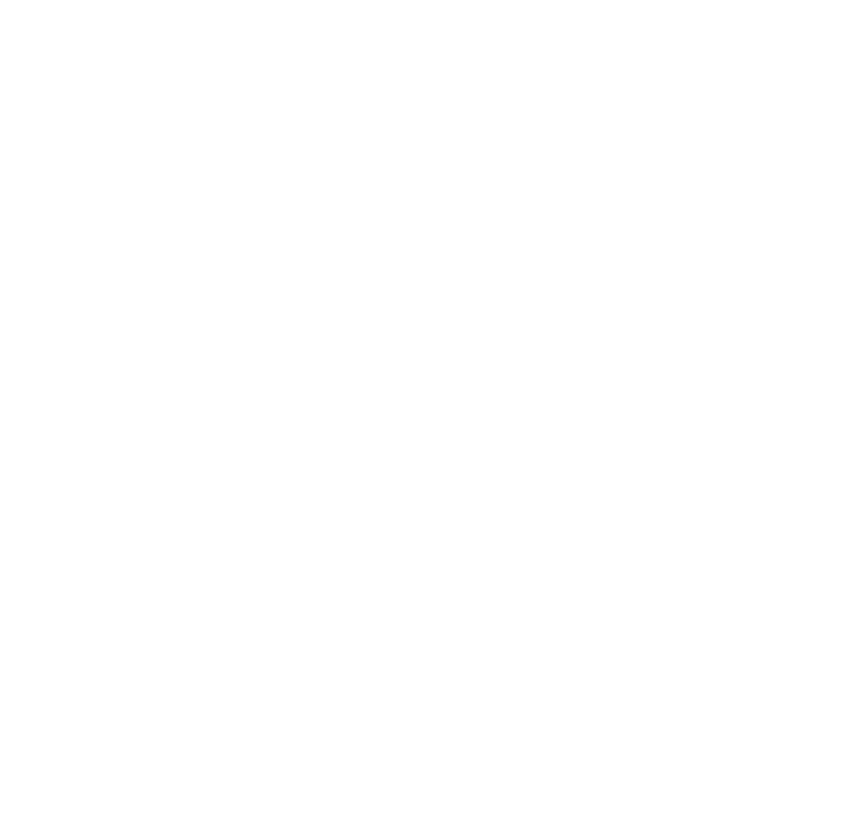 This screenshot has width=850, height=830. What do you see at coordinates (473, 597) in the screenshot?
I see `'Extract total RNA (including small/micro RNAs) from any sample.'` at bounding box center [473, 597].